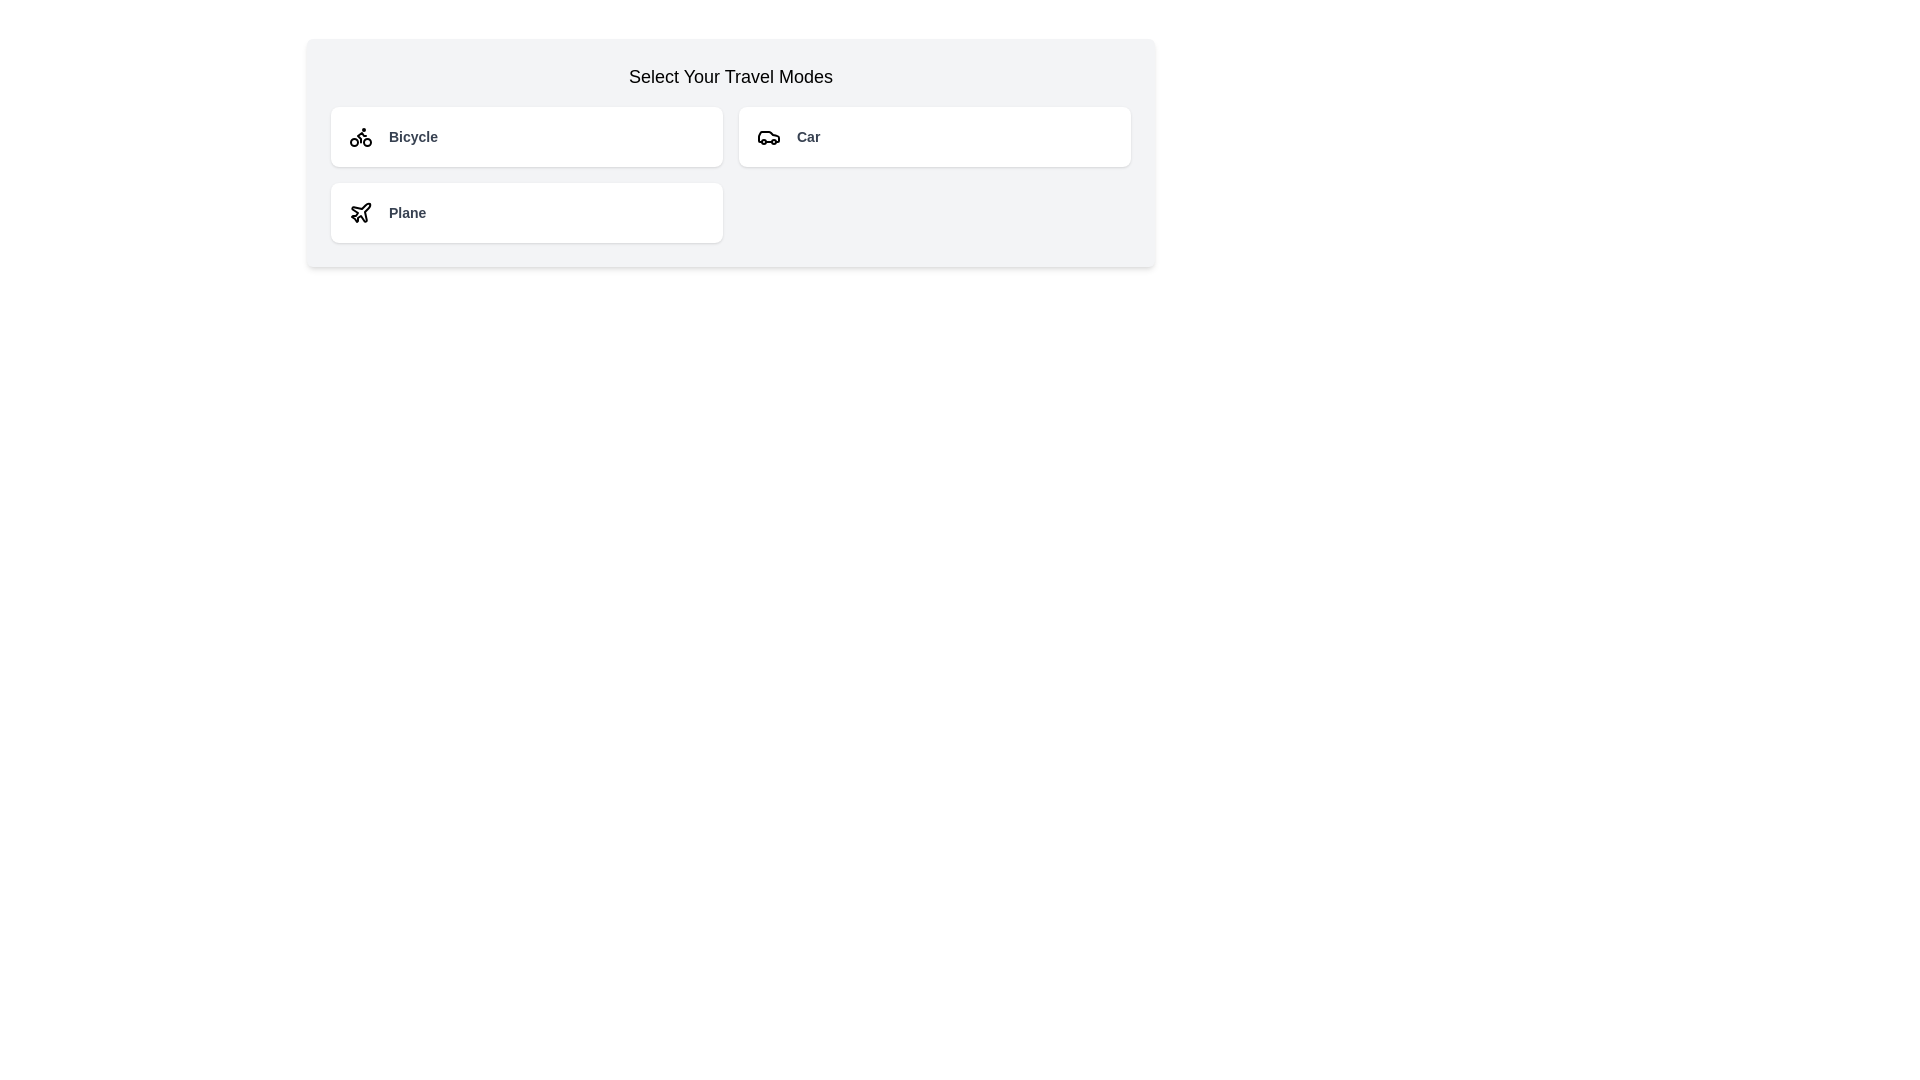 This screenshot has height=1080, width=1920. Describe the element at coordinates (527, 136) in the screenshot. I see `the 'Bicycle' travel mode option in the first column and first row of the grid` at that location.